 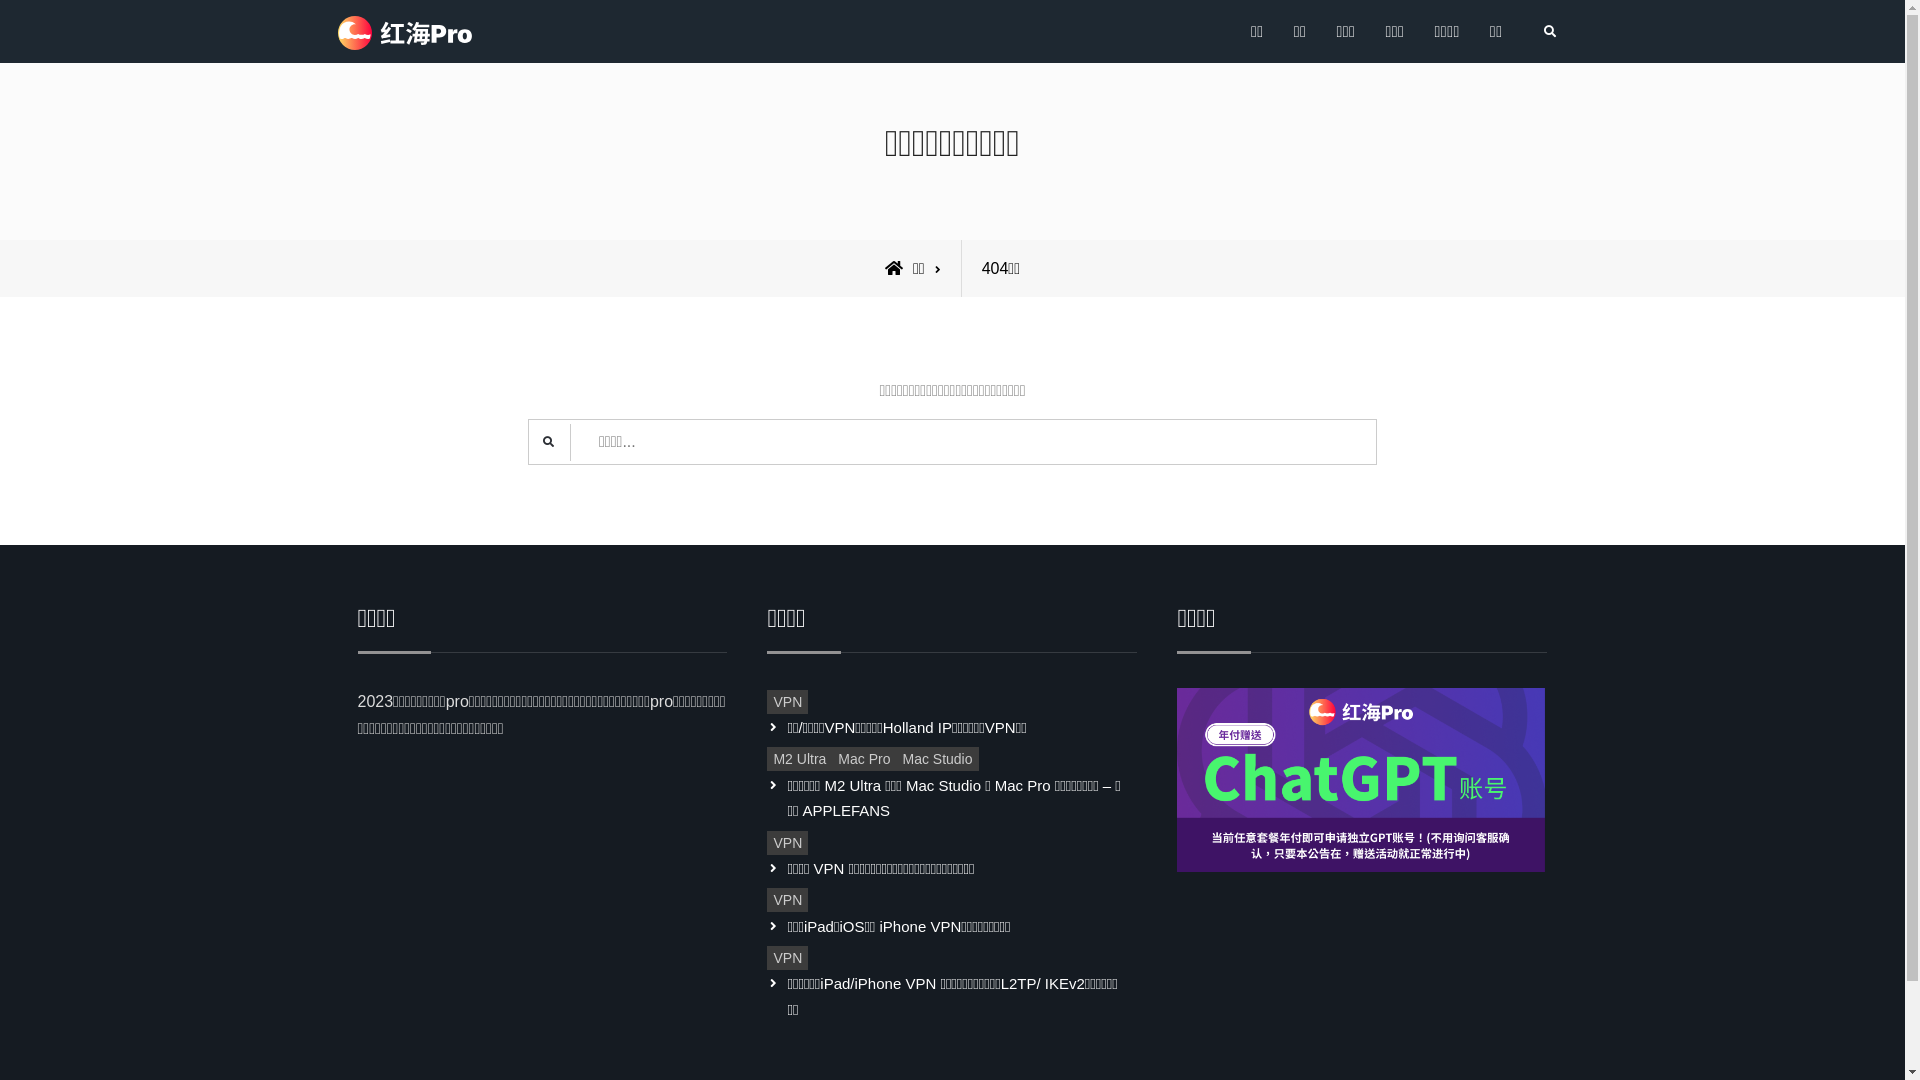 What do you see at coordinates (766, 898) in the screenshot?
I see `'VPN'` at bounding box center [766, 898].